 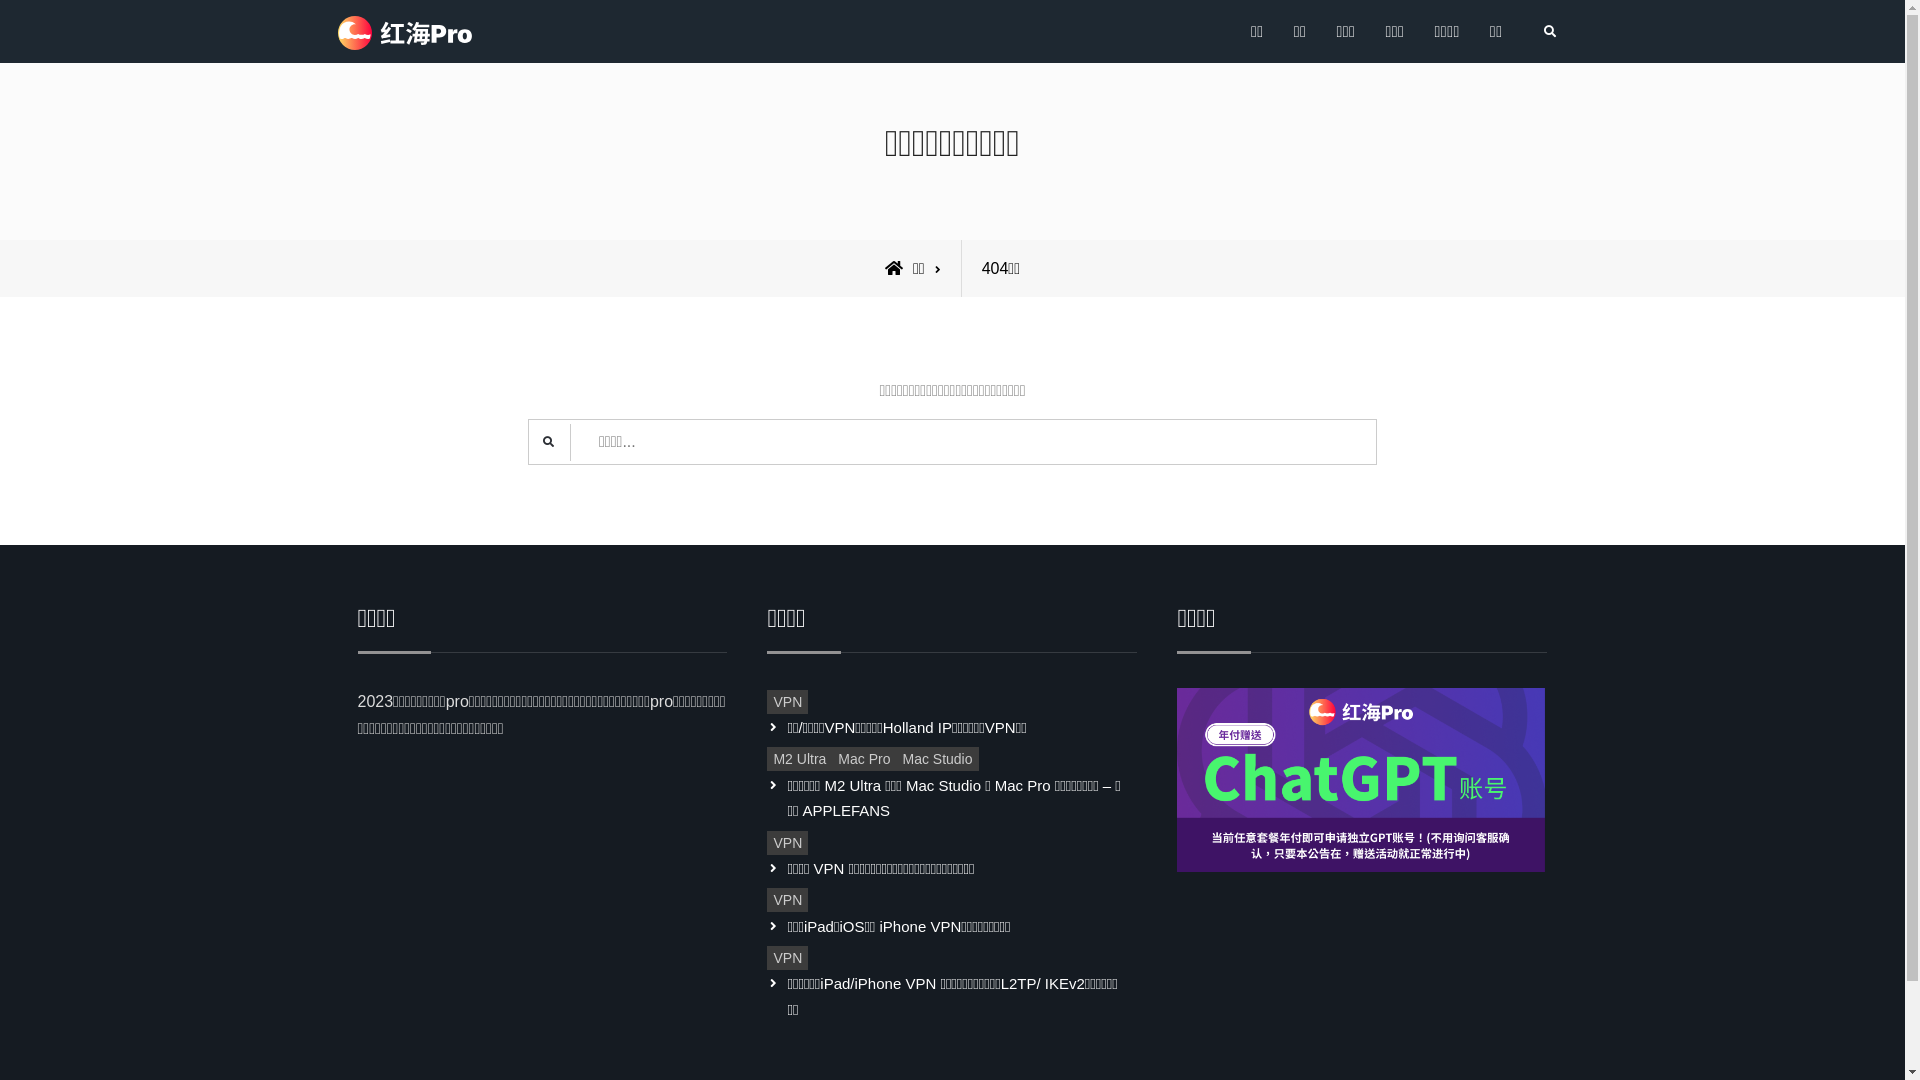 What do you see at coordinates (766, 898) in the screenshot?
I see `'VPN'` at bounding box center [766, 898].